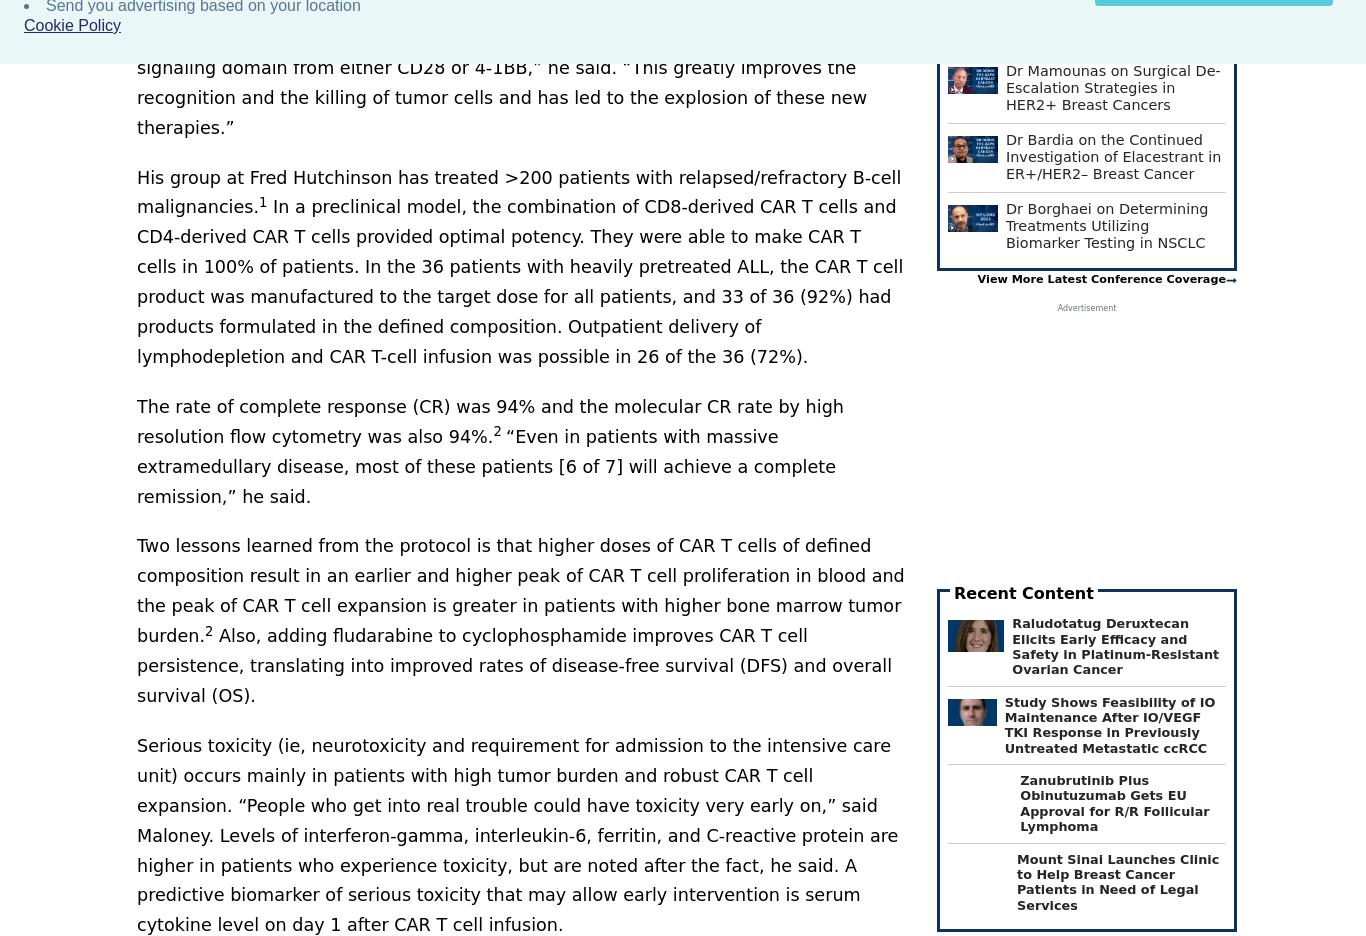 Image resolution: width=1366 pixels, height=936 pixels. I want to click on 'Zanubrutinib Plus Obinutuzumab Gets EU Approval for R/R Follicular Lymphoma', so click(1019, 802).